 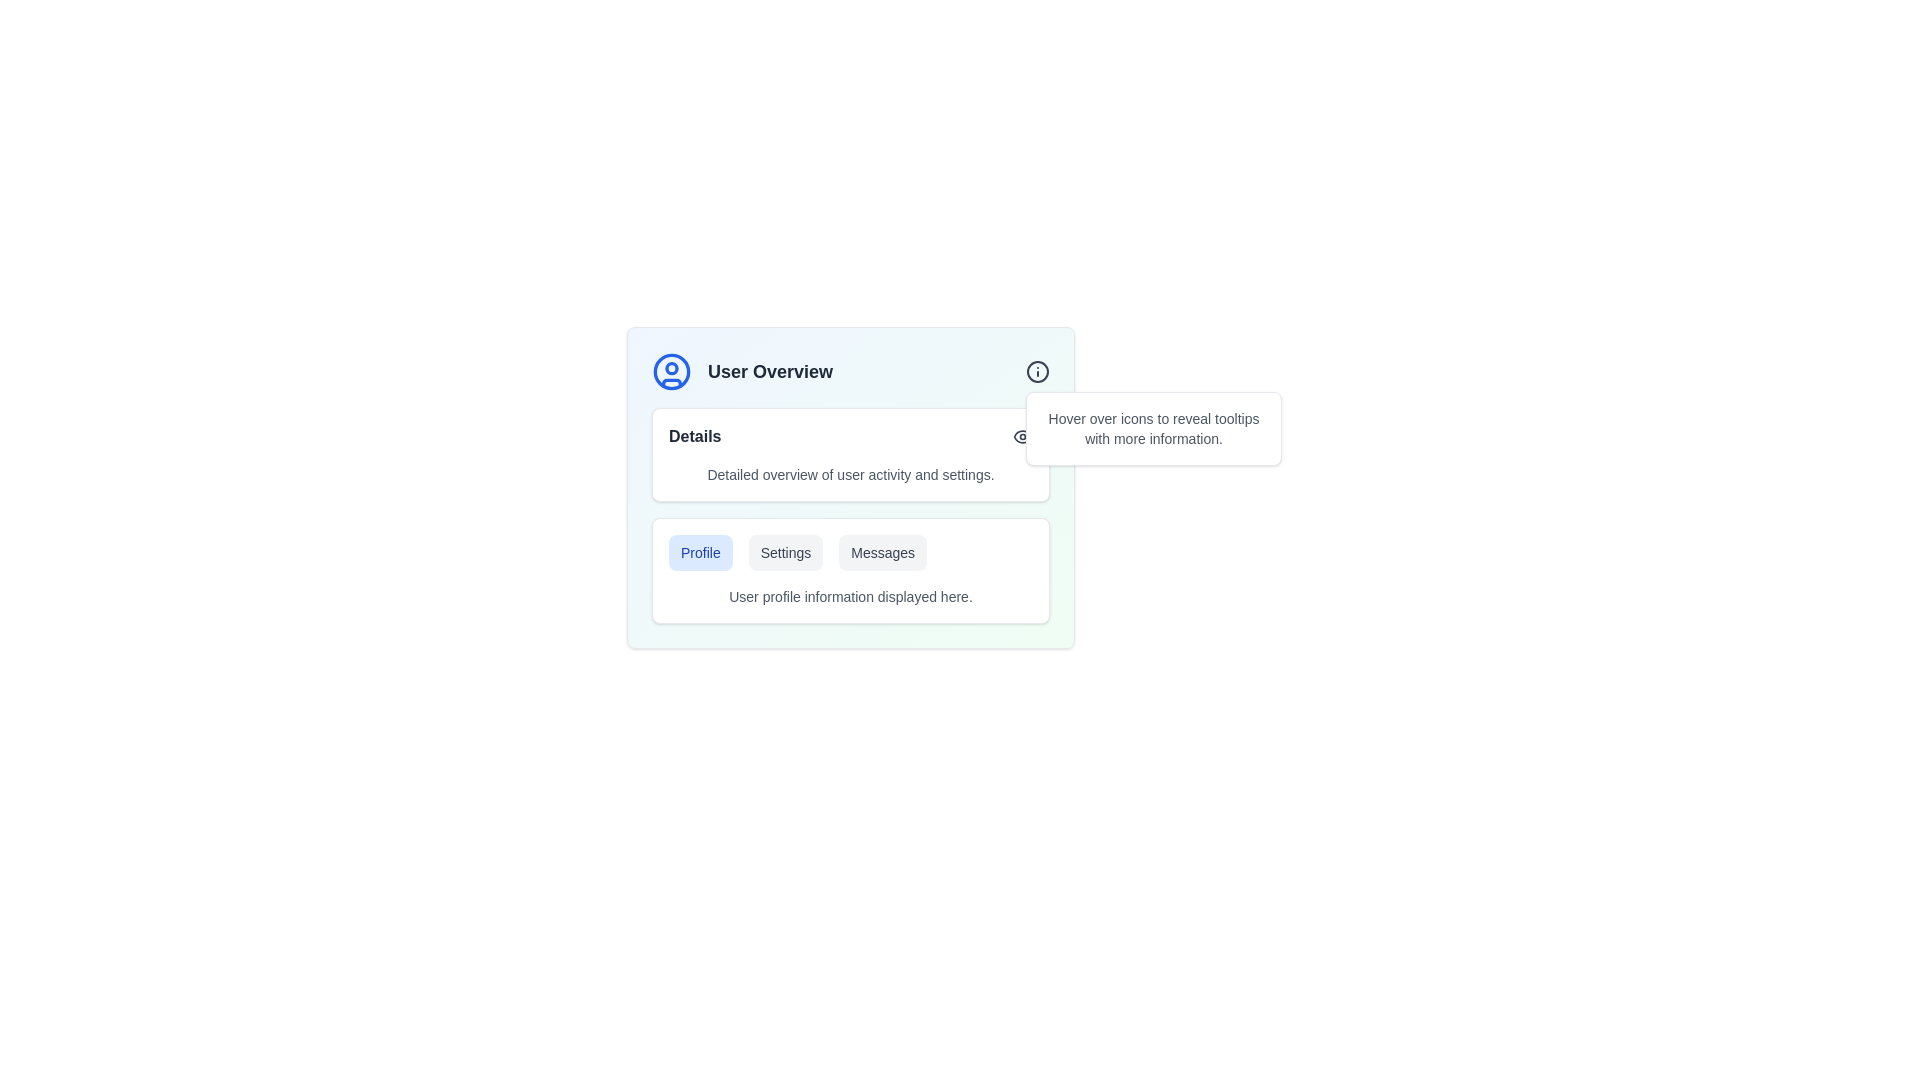 I want to click on the 'Settings' button, which is a rectangular button with a light gray background and medium gray text, located centrally among a group of three horizontally aligned buttons, so click(x=785, y=552).